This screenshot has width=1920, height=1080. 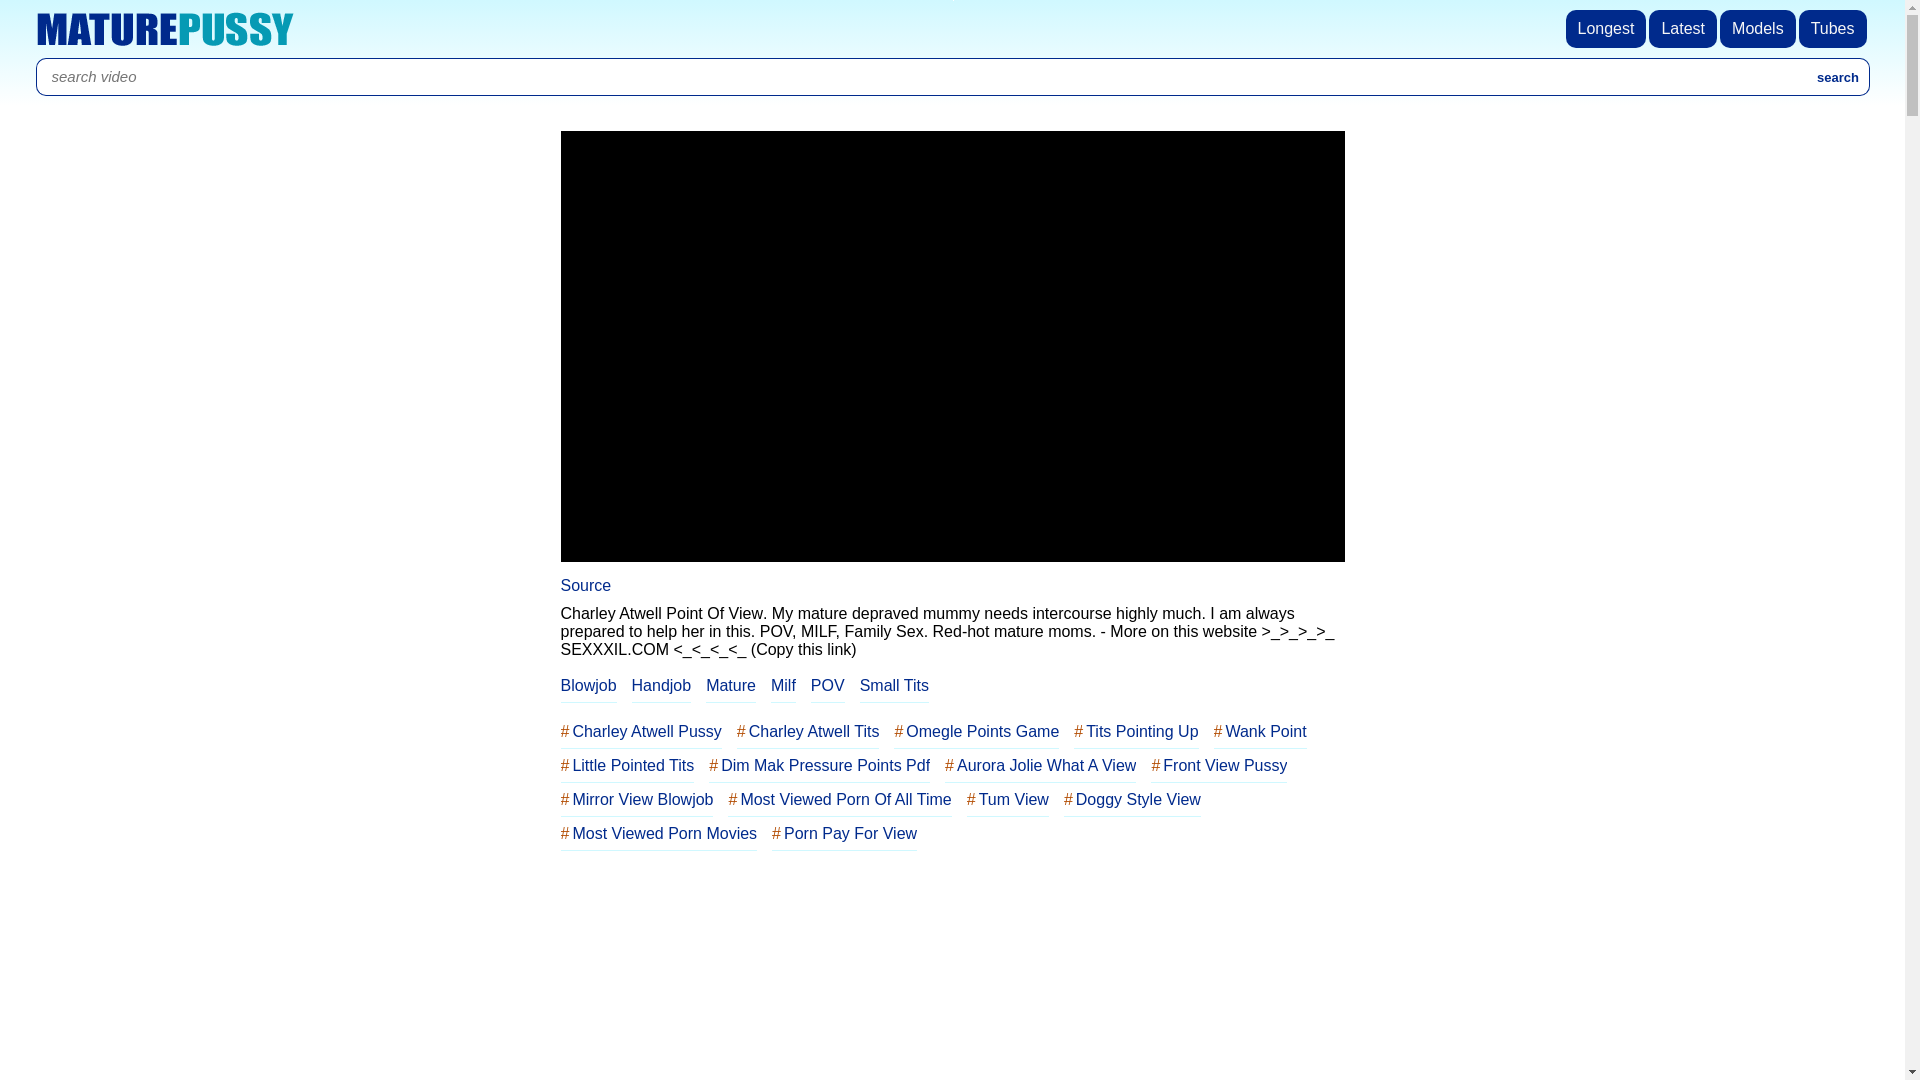 I want to click on 'POV', so click(x=828, y=685).